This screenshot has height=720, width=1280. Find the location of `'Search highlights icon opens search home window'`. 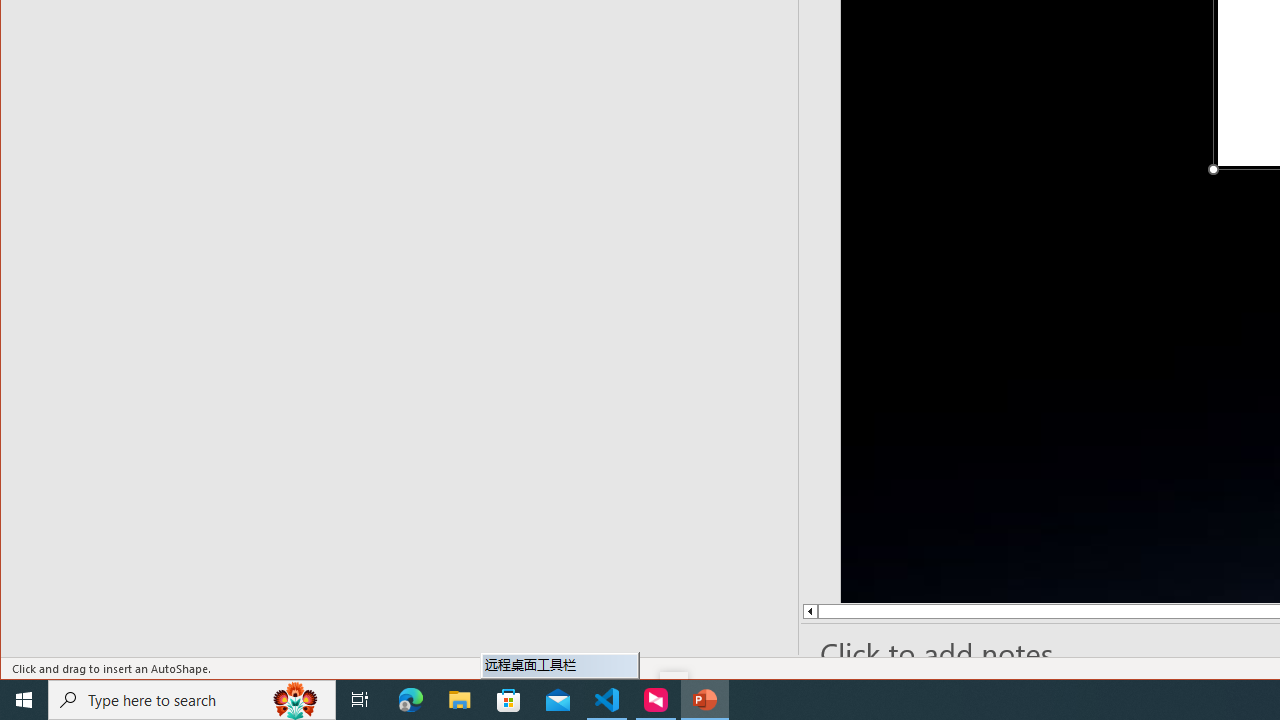

'Search highlights icon opens search home window' is located at coordinates (294, 698).